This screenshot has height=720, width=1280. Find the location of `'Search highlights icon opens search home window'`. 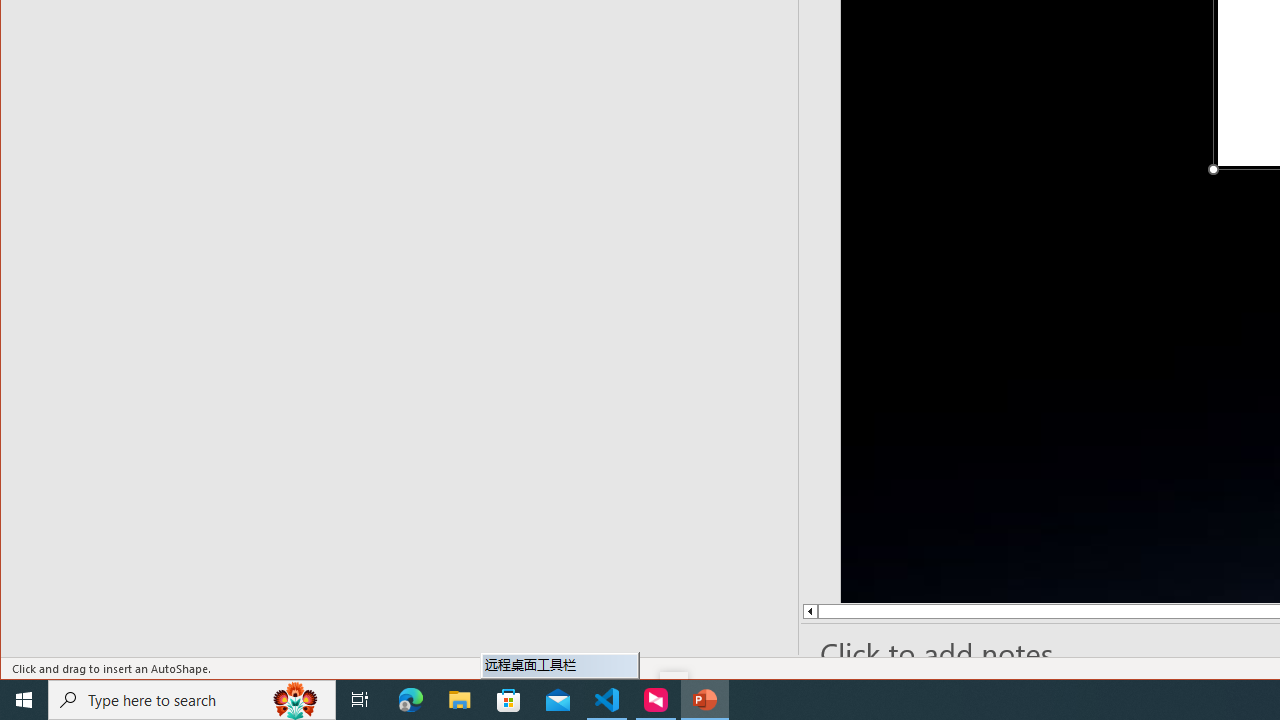

'Search highlights icon opens search home window' is located at coordinates (294, 698).